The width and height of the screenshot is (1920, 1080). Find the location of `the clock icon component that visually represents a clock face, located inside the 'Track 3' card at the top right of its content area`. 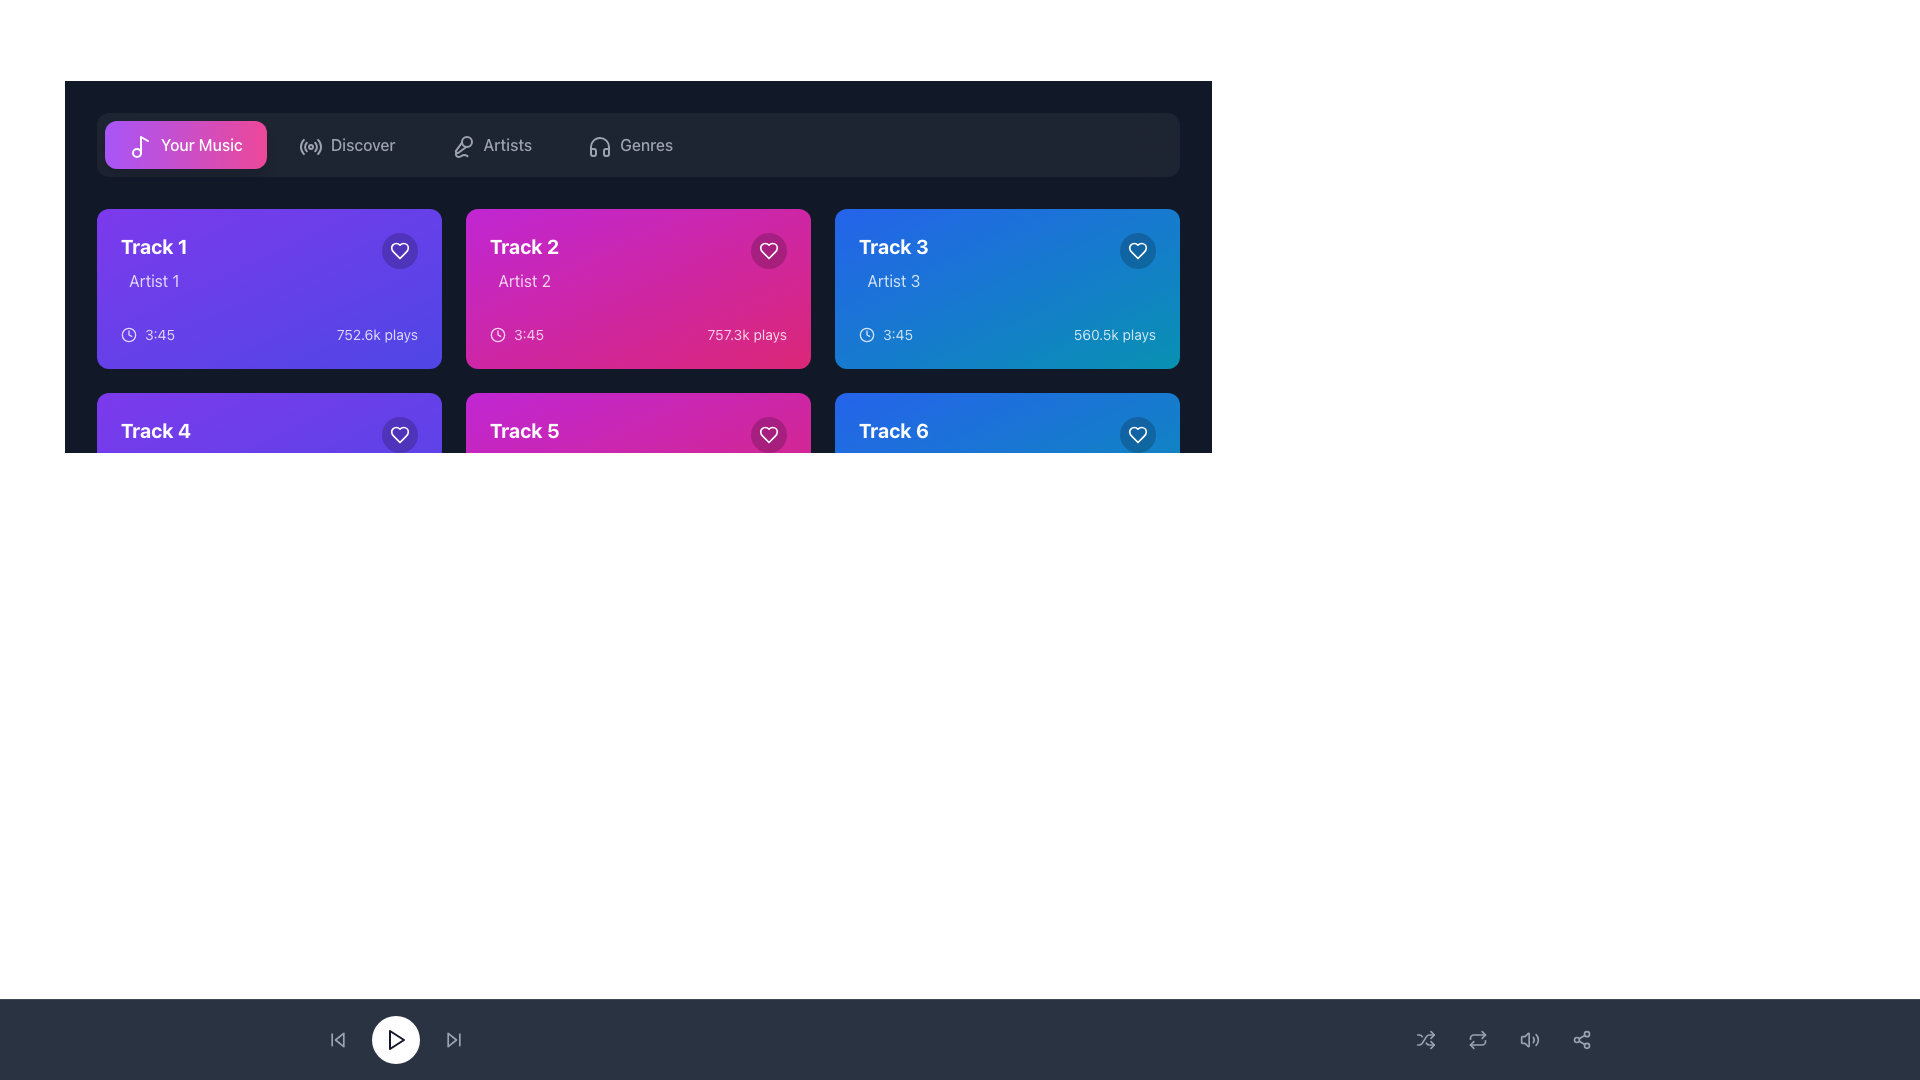

the clock icon component that visually represents a clock face, located inside the 'Track 3' card at the top right of its content area is located at coordinates (867, 334).